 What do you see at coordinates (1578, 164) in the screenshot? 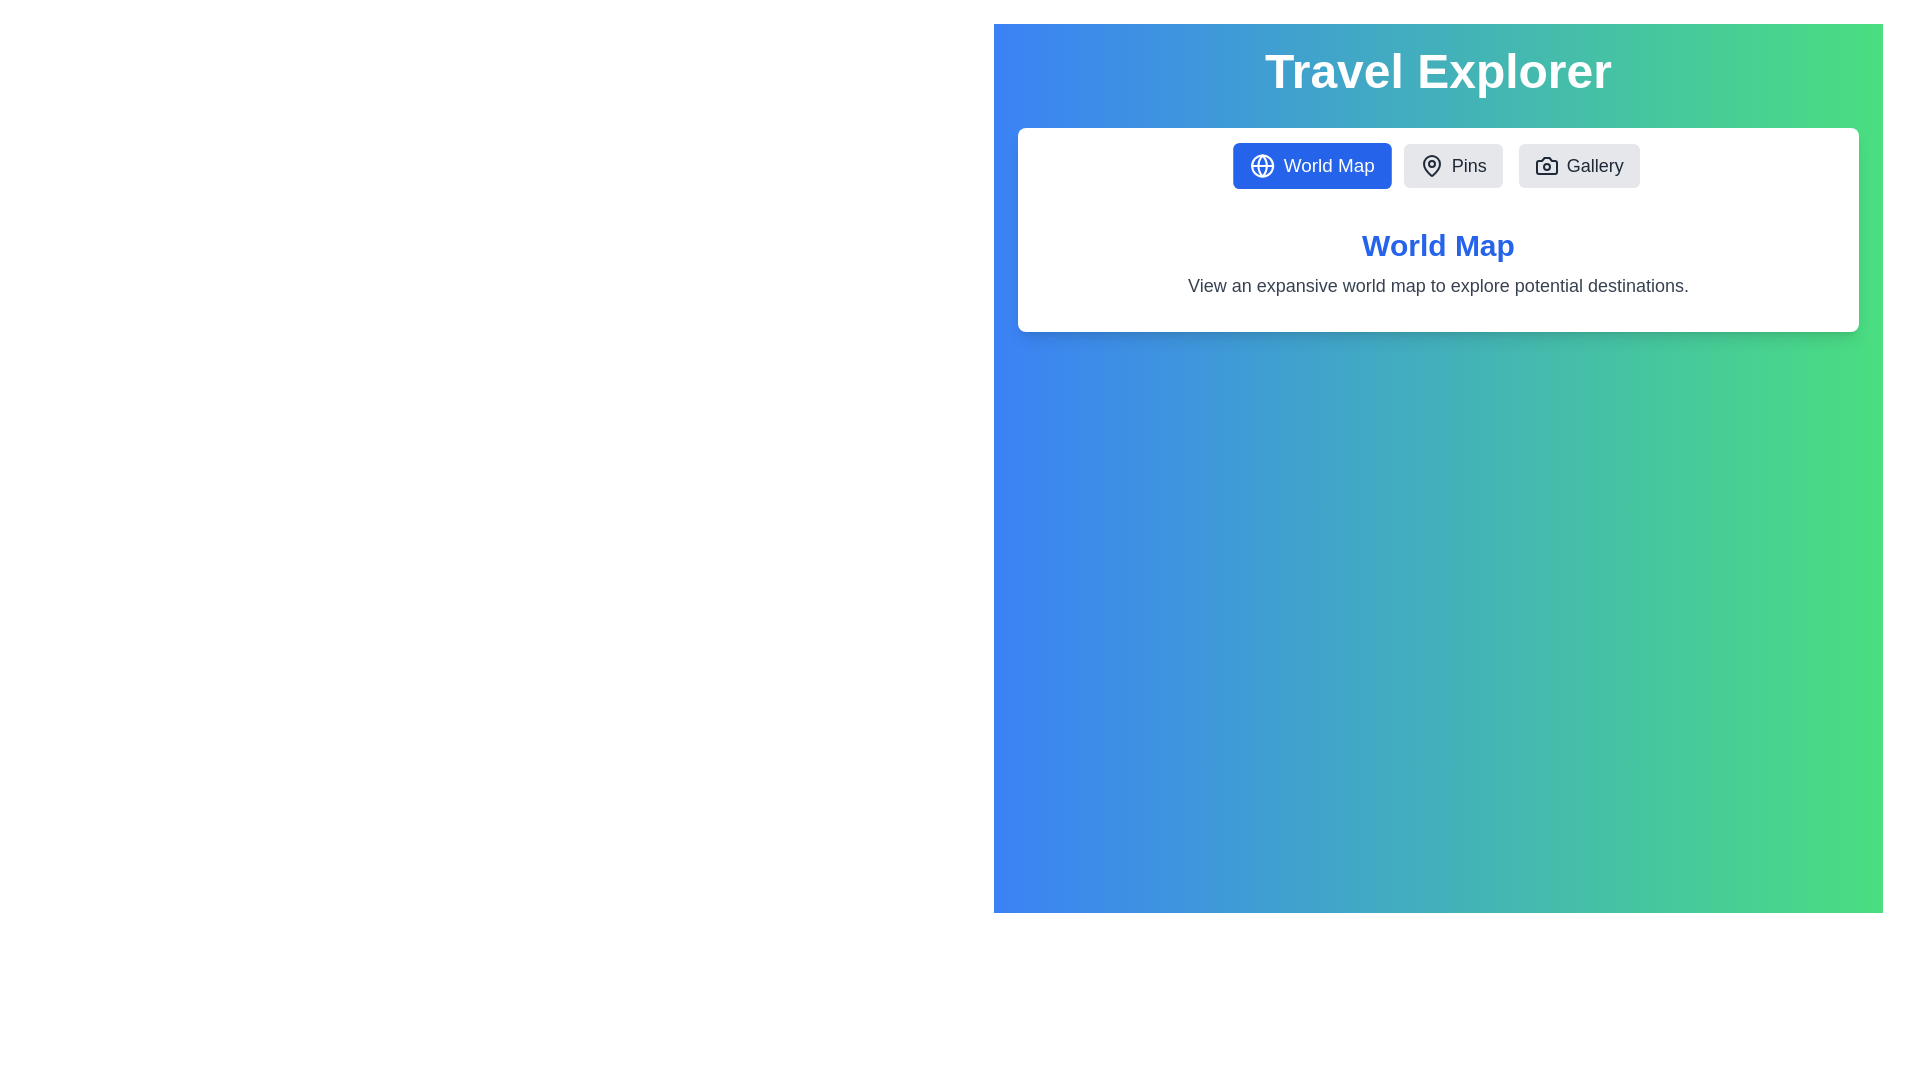
I see `the tab button labeled Gallery to switch to the corresponding tab` at bounding box center [1578, 164].